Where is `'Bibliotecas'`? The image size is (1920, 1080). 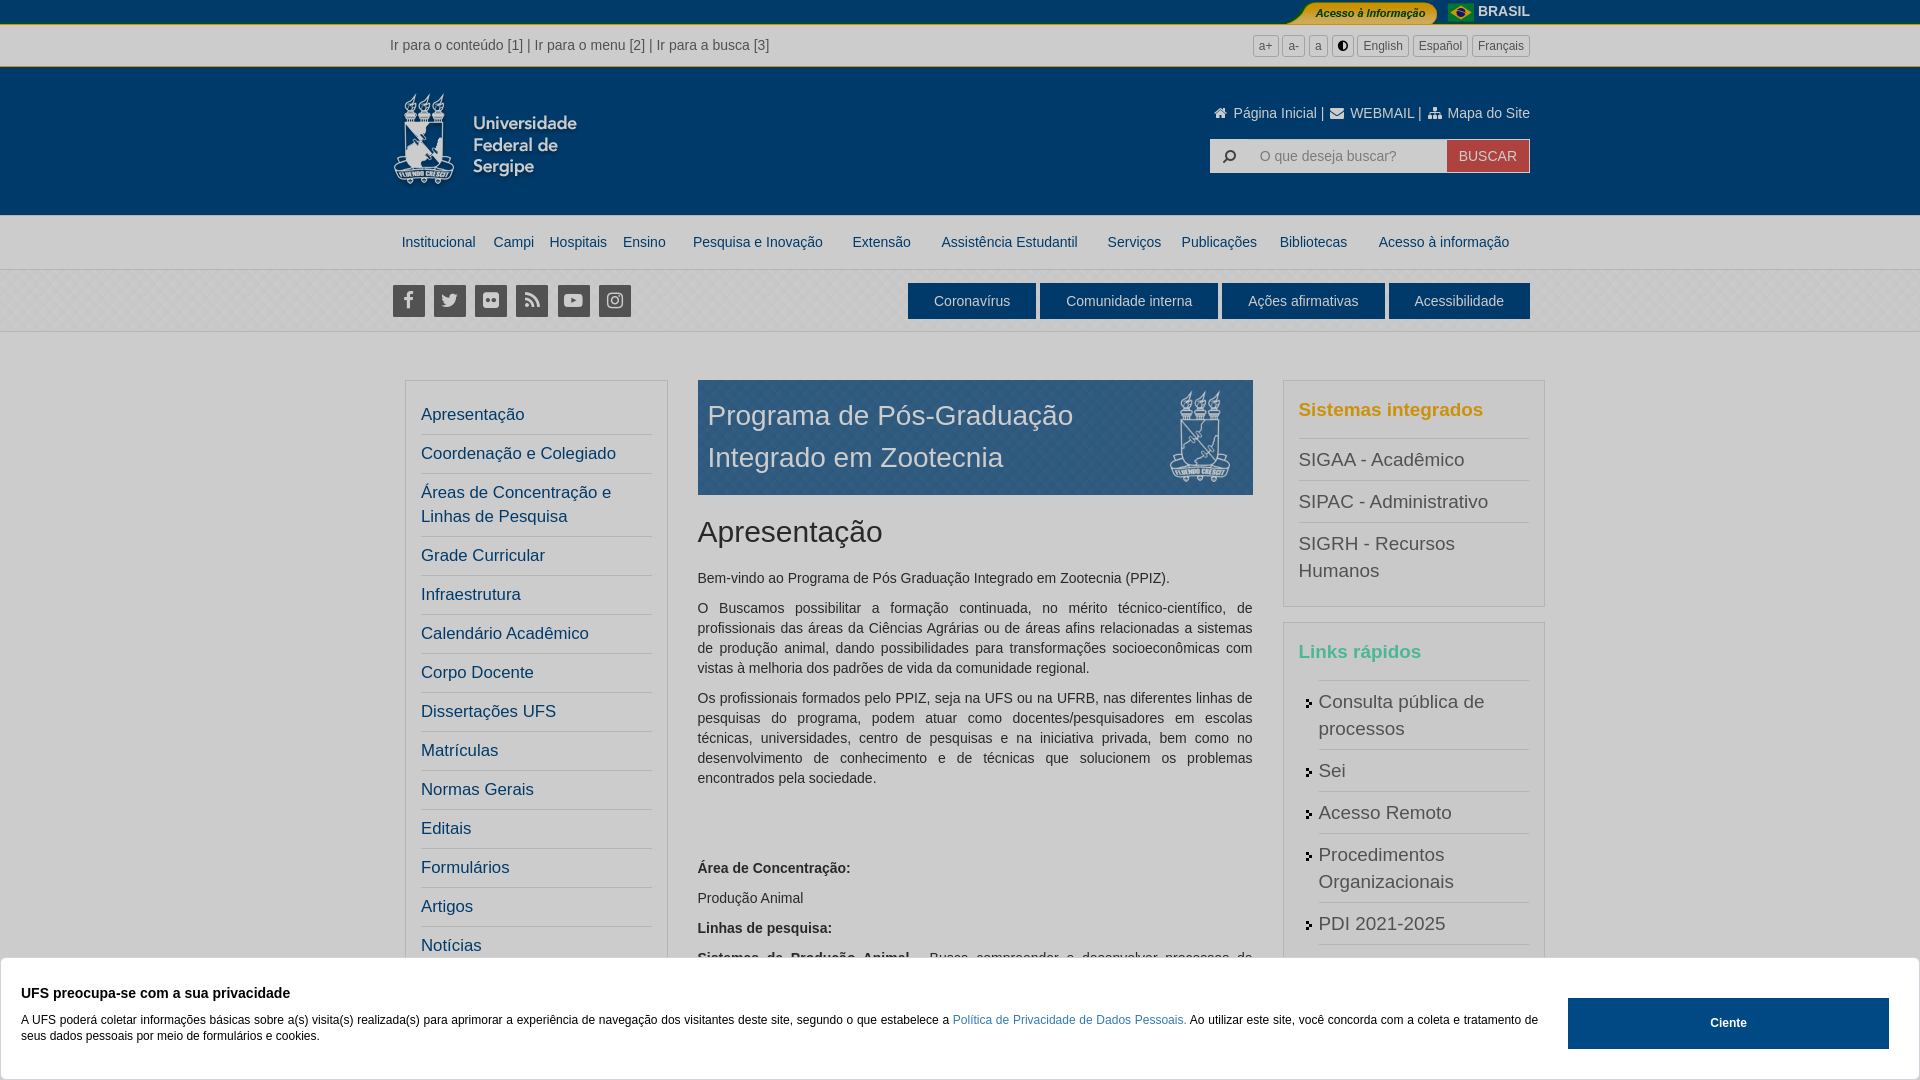
'Bibliotecas' is located at coordinates (1313, 241).